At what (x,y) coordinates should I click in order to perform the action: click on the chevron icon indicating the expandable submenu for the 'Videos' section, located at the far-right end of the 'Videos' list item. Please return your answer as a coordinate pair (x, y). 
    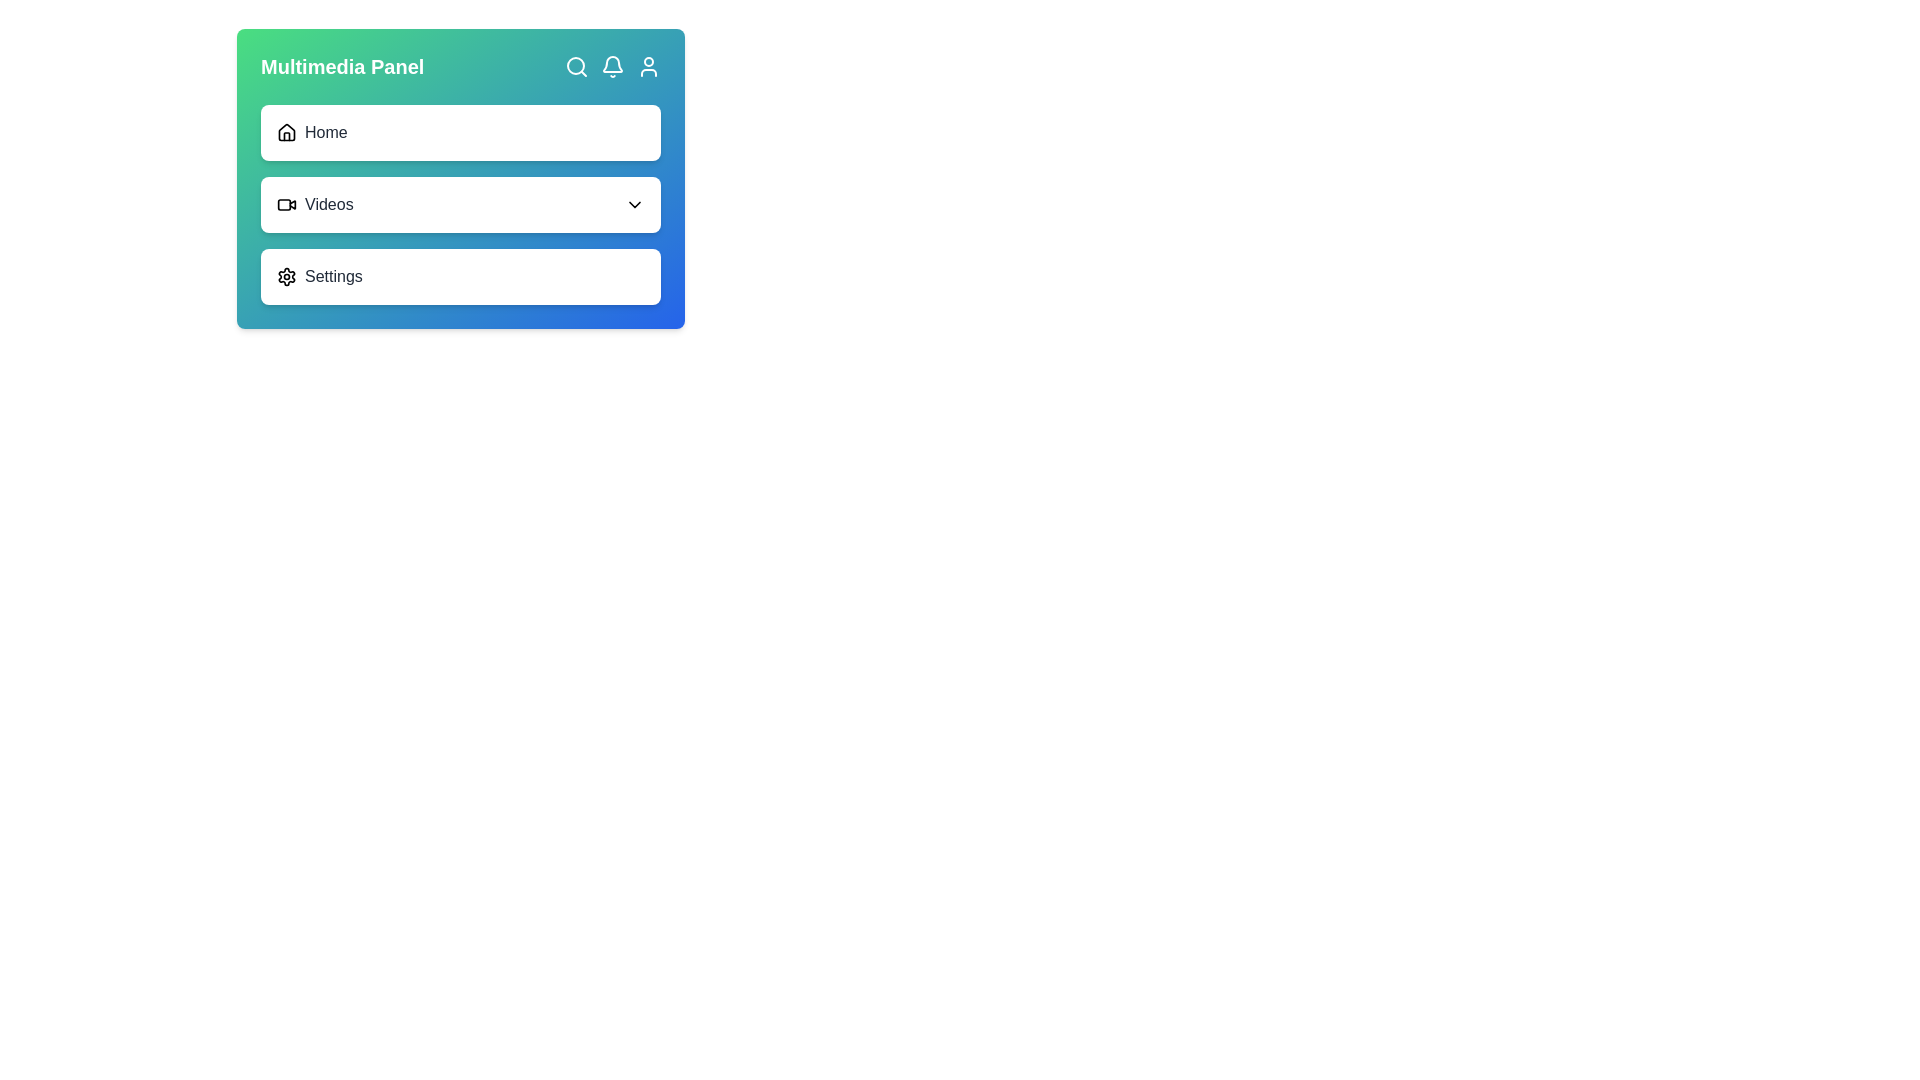
    Looking at the image, I should click on (633, 204).